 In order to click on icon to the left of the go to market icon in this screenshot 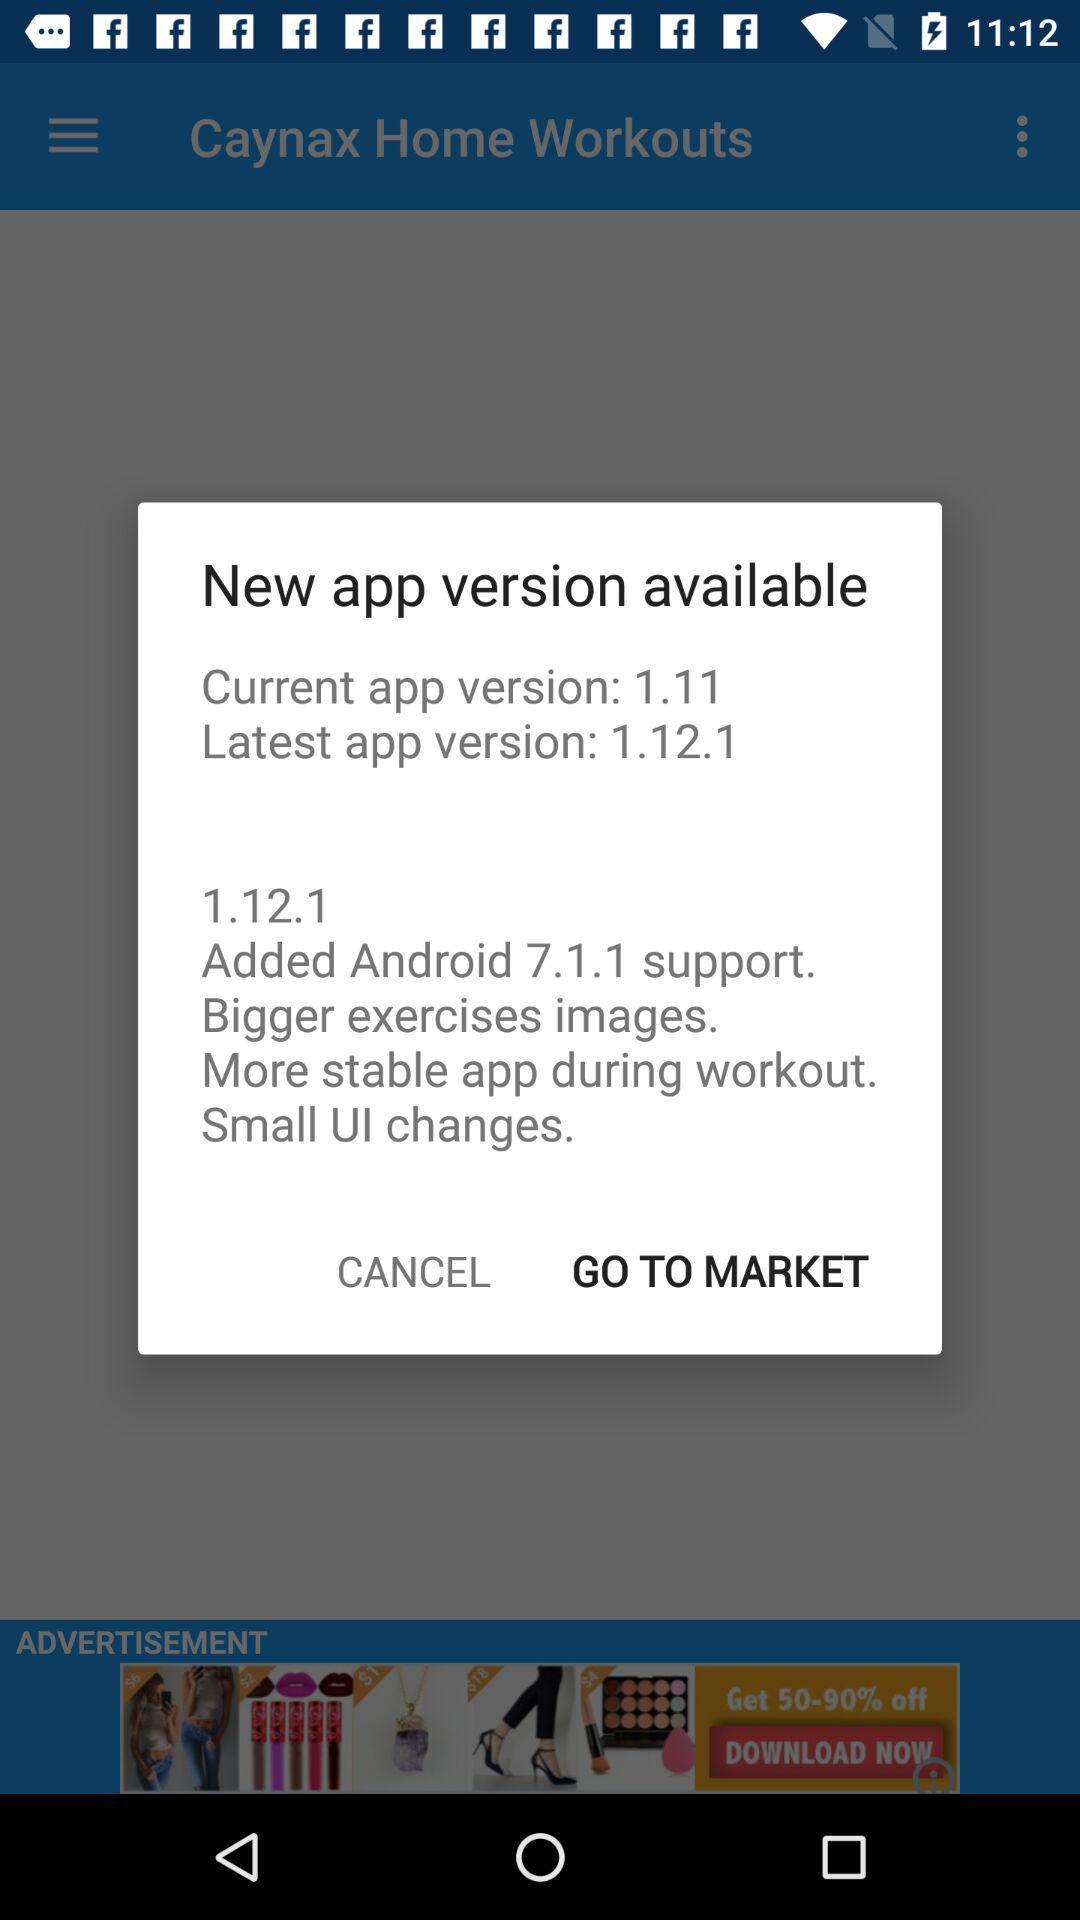, I will do `click(412, 1269)`.